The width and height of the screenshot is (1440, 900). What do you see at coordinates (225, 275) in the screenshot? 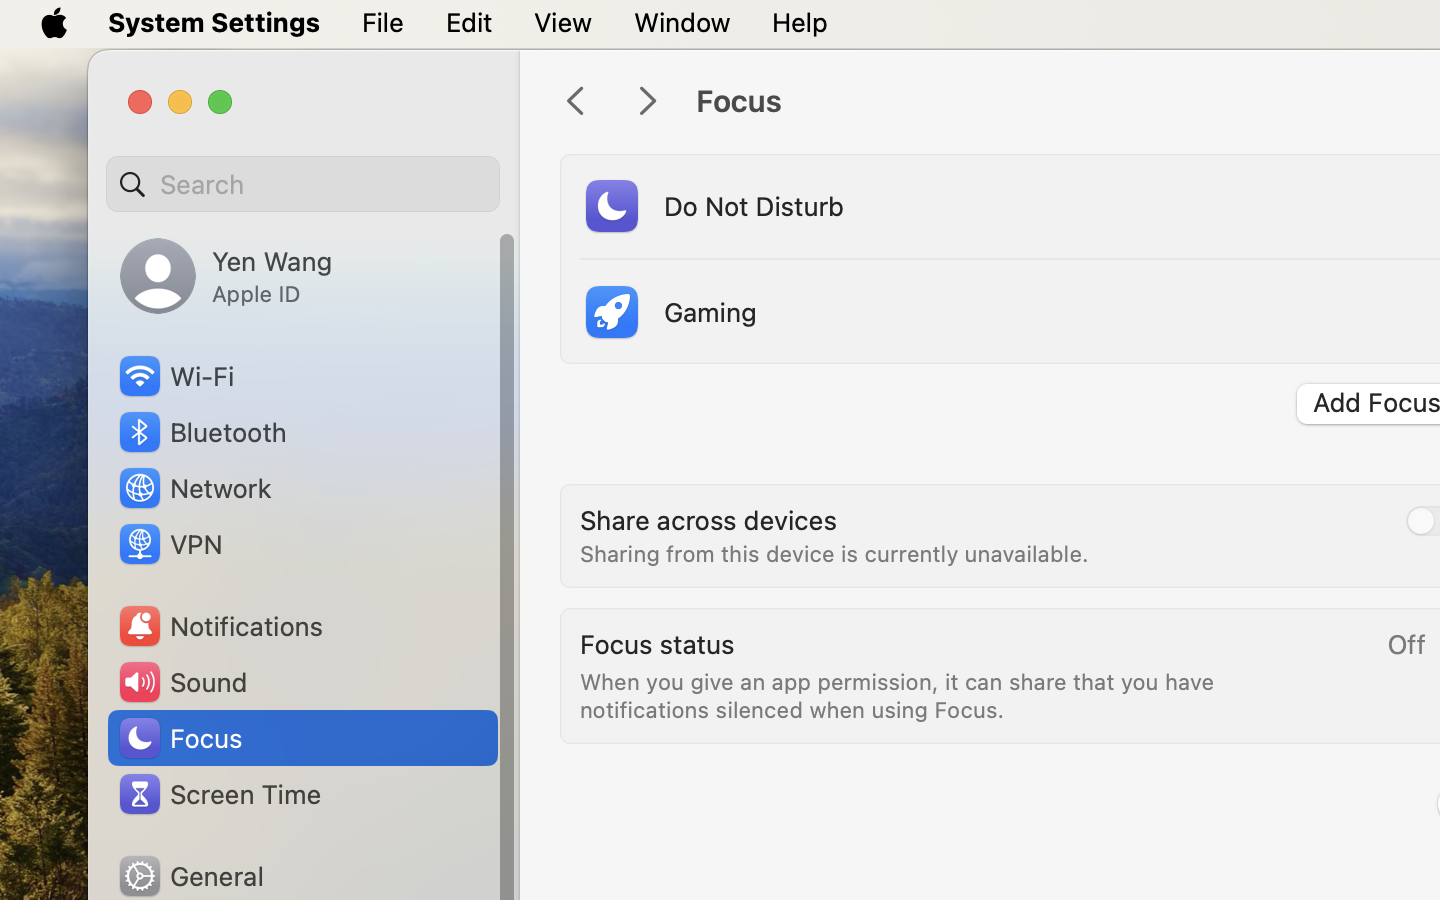
I see `'Yen Wang, Apple ID'` at bounding box center [225, 275].